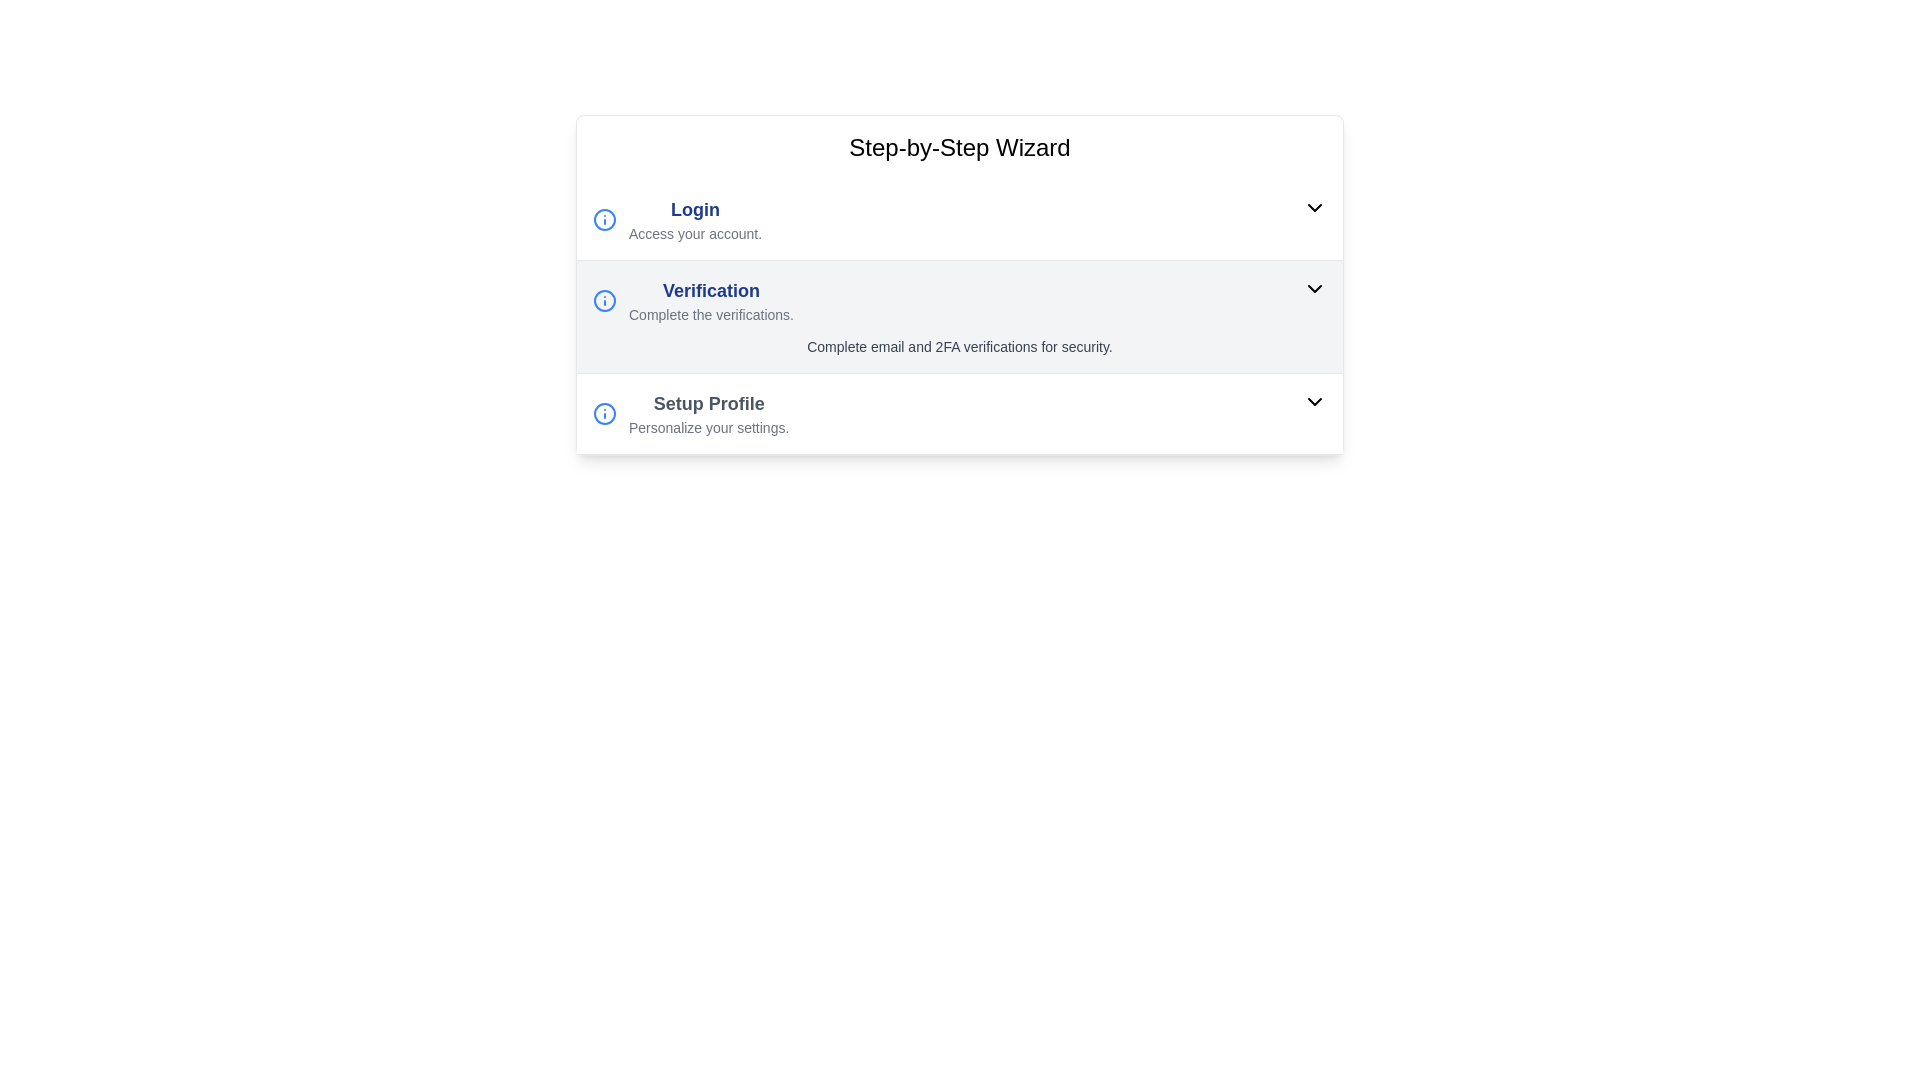 The height and width of the screenshot is (1080, 1920). What do you see at coordinates (711, 300) in the screenshot?
I see `information displayed in the second step label of the step-by-step wizard interface, which indicates the verification process and its description` at bounding box center [711, 300].